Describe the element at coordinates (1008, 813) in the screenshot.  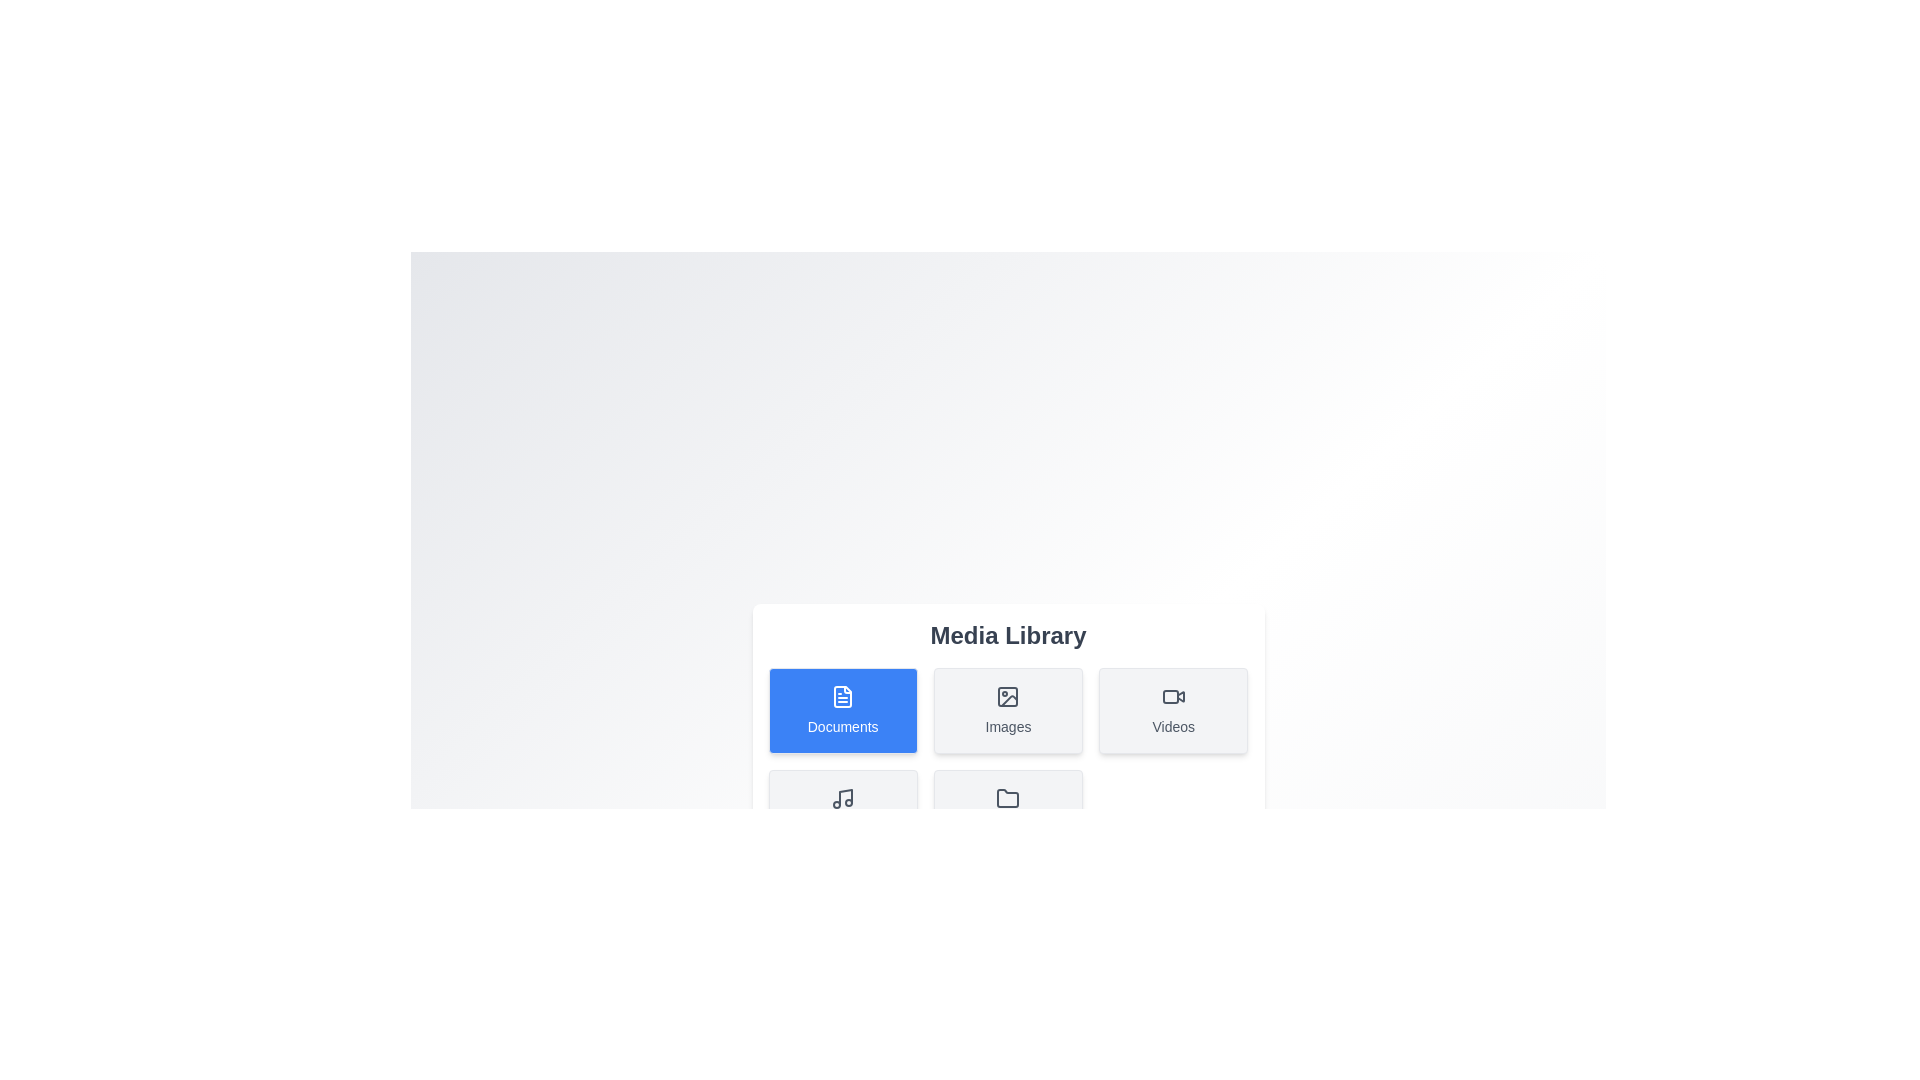
I see `the Archives button to observe the hover effect` at that location.